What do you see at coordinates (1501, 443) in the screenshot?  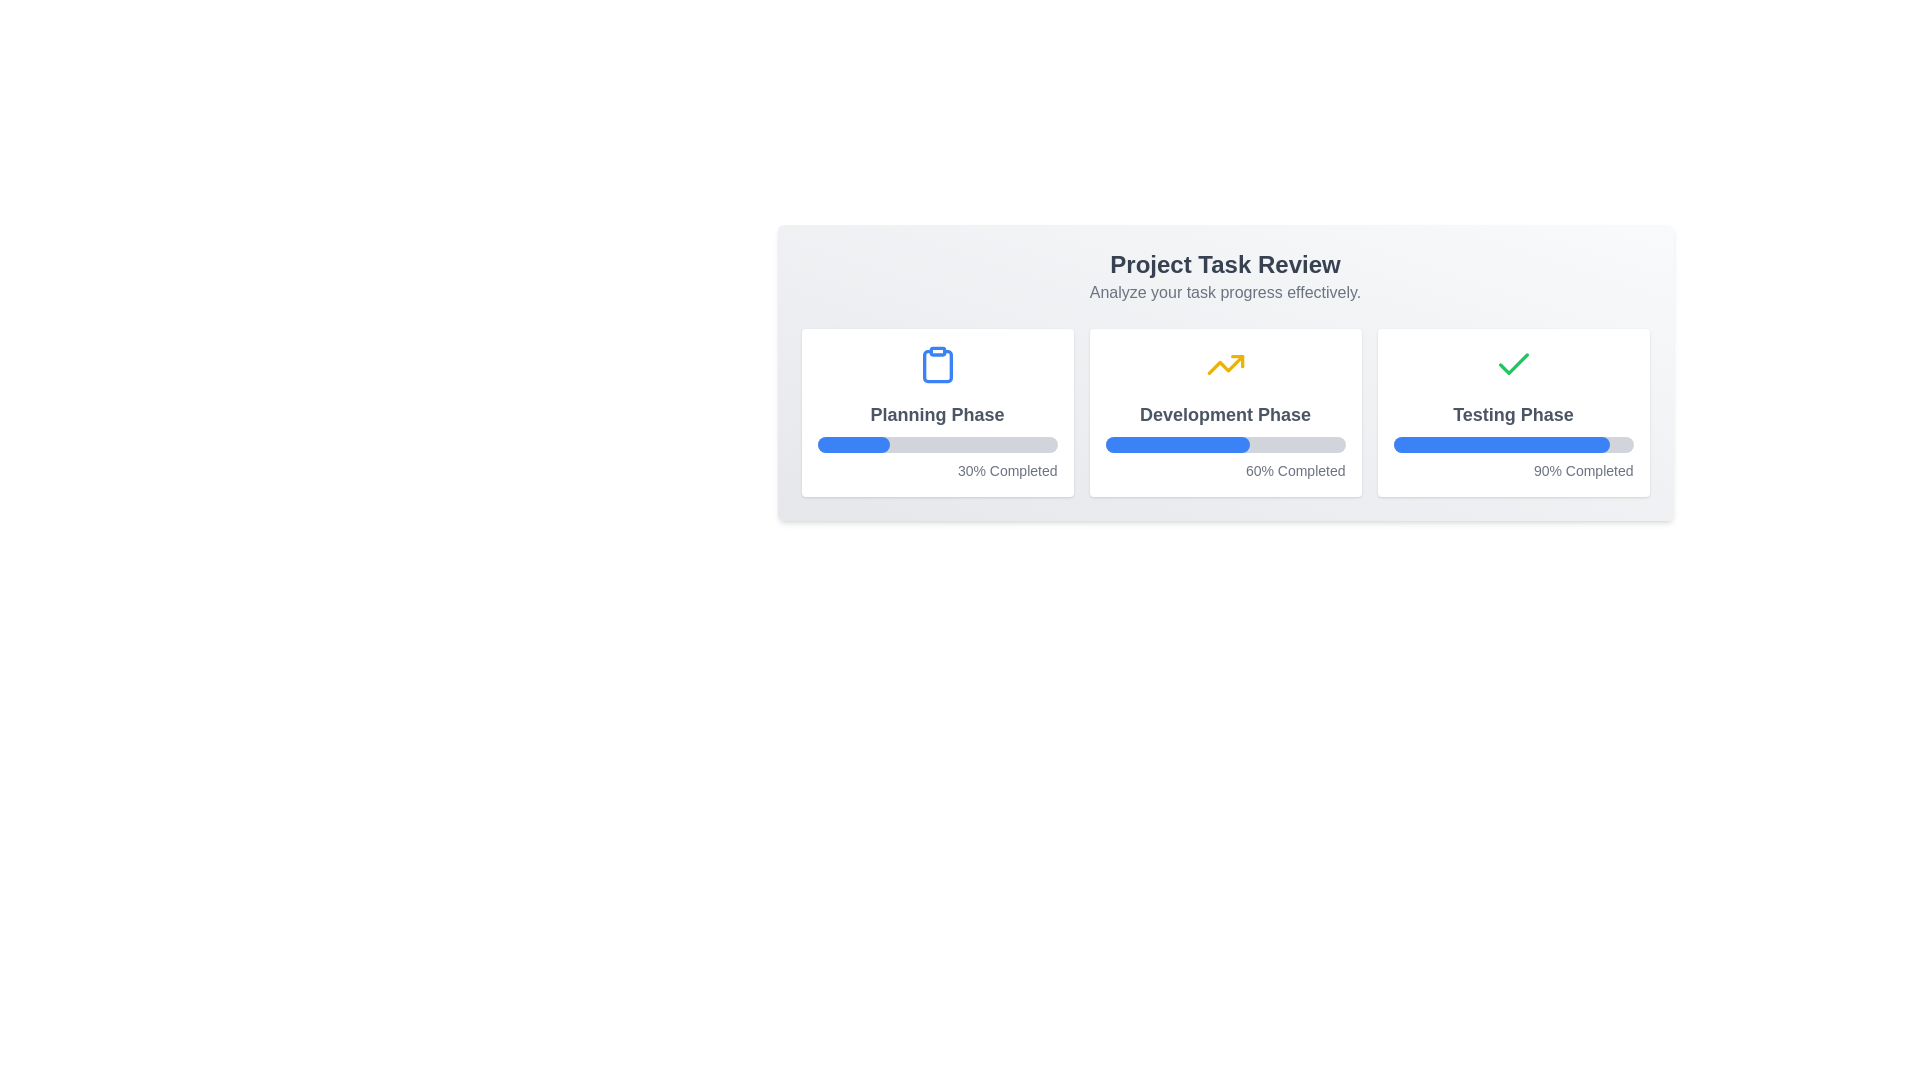 I see `the horizontal progress bar that is approximately 90% filled with a smooth blue color, located within the 'Testing Phase' card on the far right of the layout` at bounding box center [1501, 443].